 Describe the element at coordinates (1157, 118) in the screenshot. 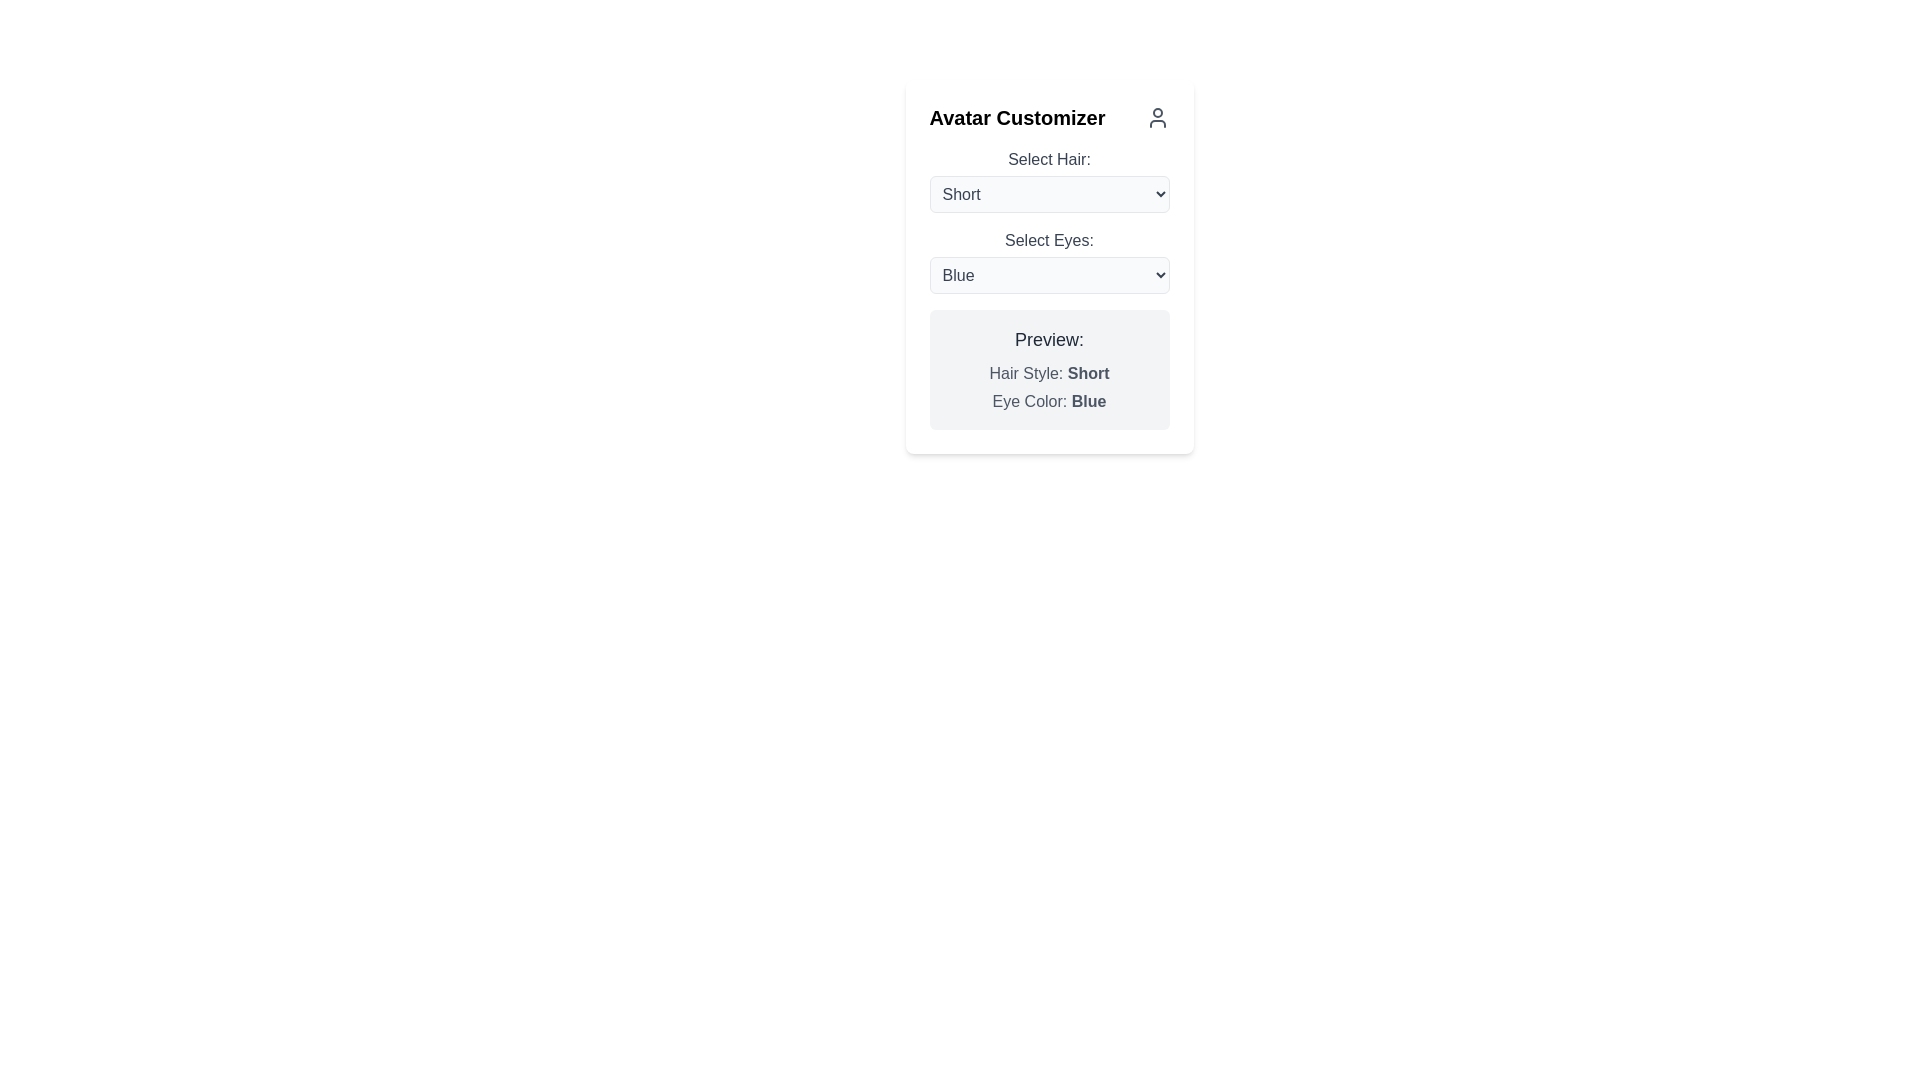

I see `the user avatar-shaped icon, which is gray and located at the top right of the 'Avatar Customizer' panel, aligned with the title` at that location.